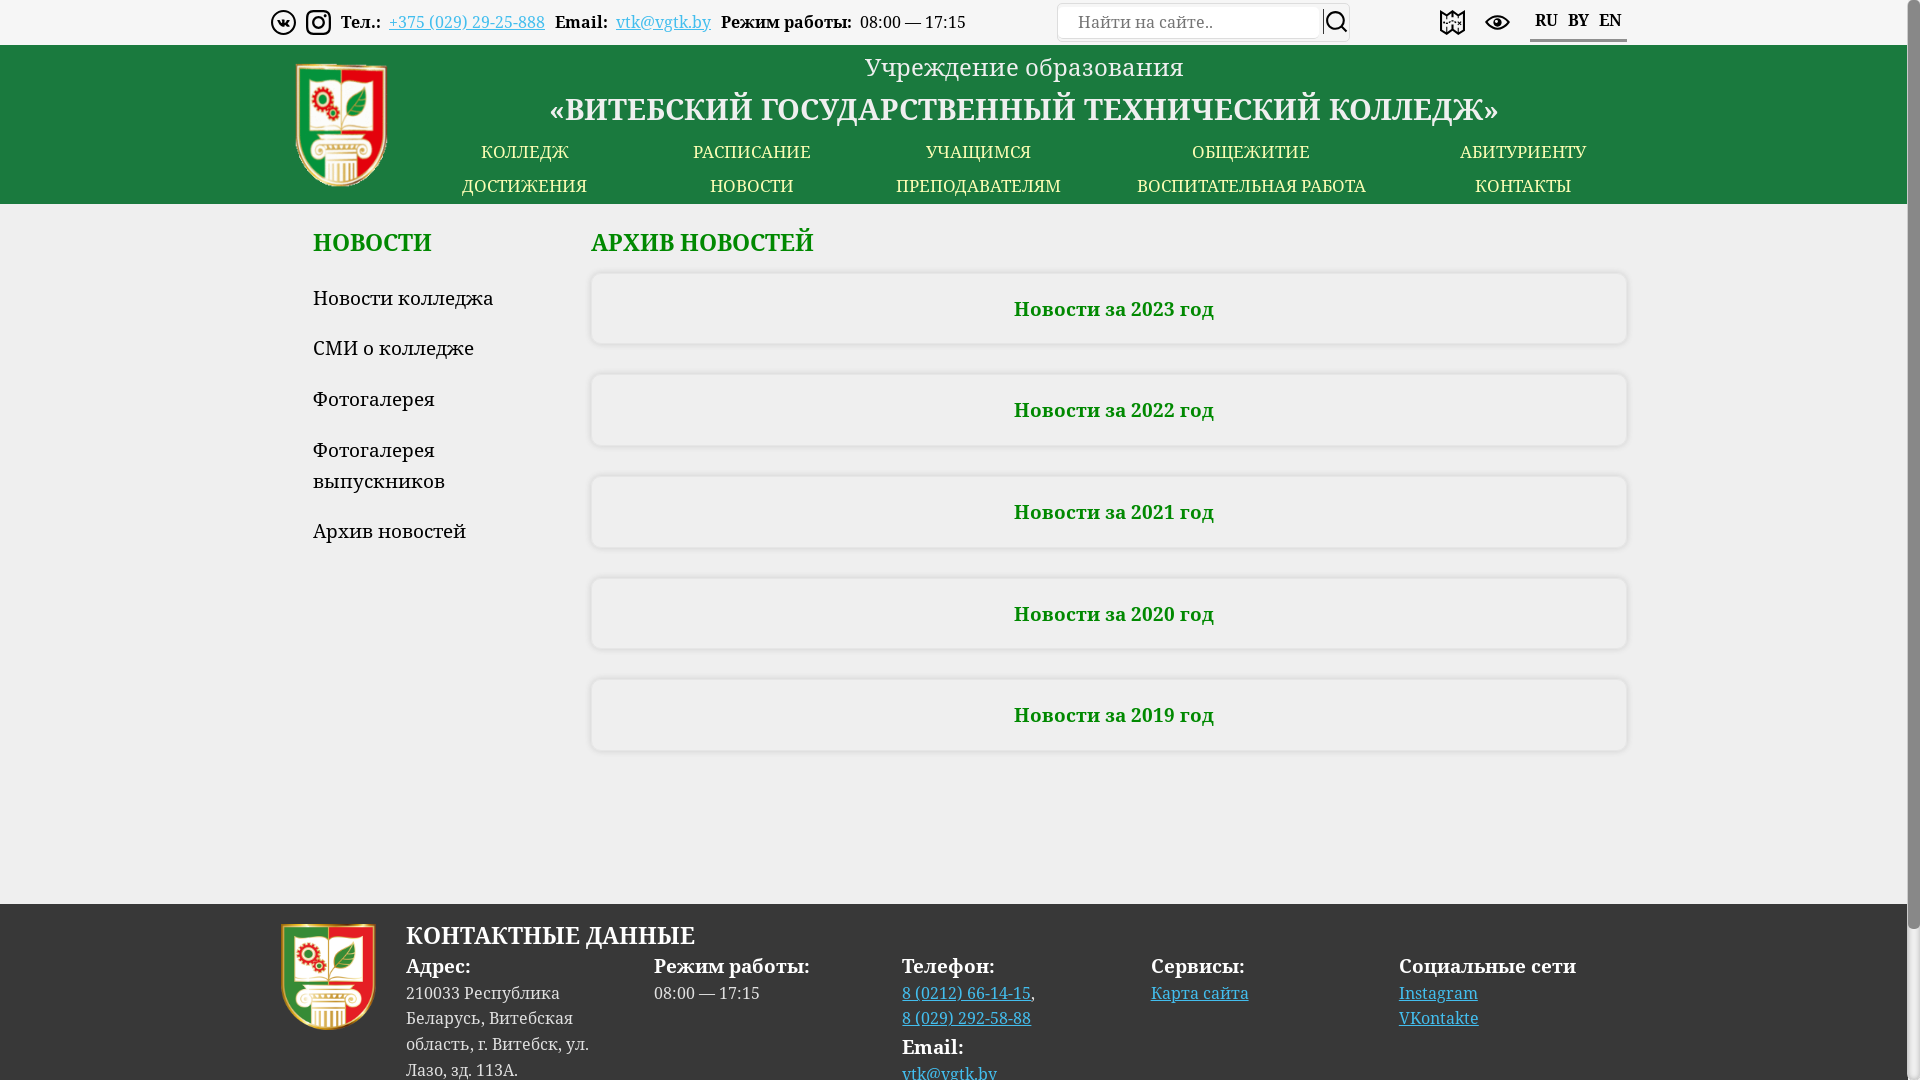 The height and width of the screenshot is (1080, 1920). What do you see at coordinates (1438, 1018) in the screenshot?
I see `'VKontakte'` at bounding box center [1438, 1018].